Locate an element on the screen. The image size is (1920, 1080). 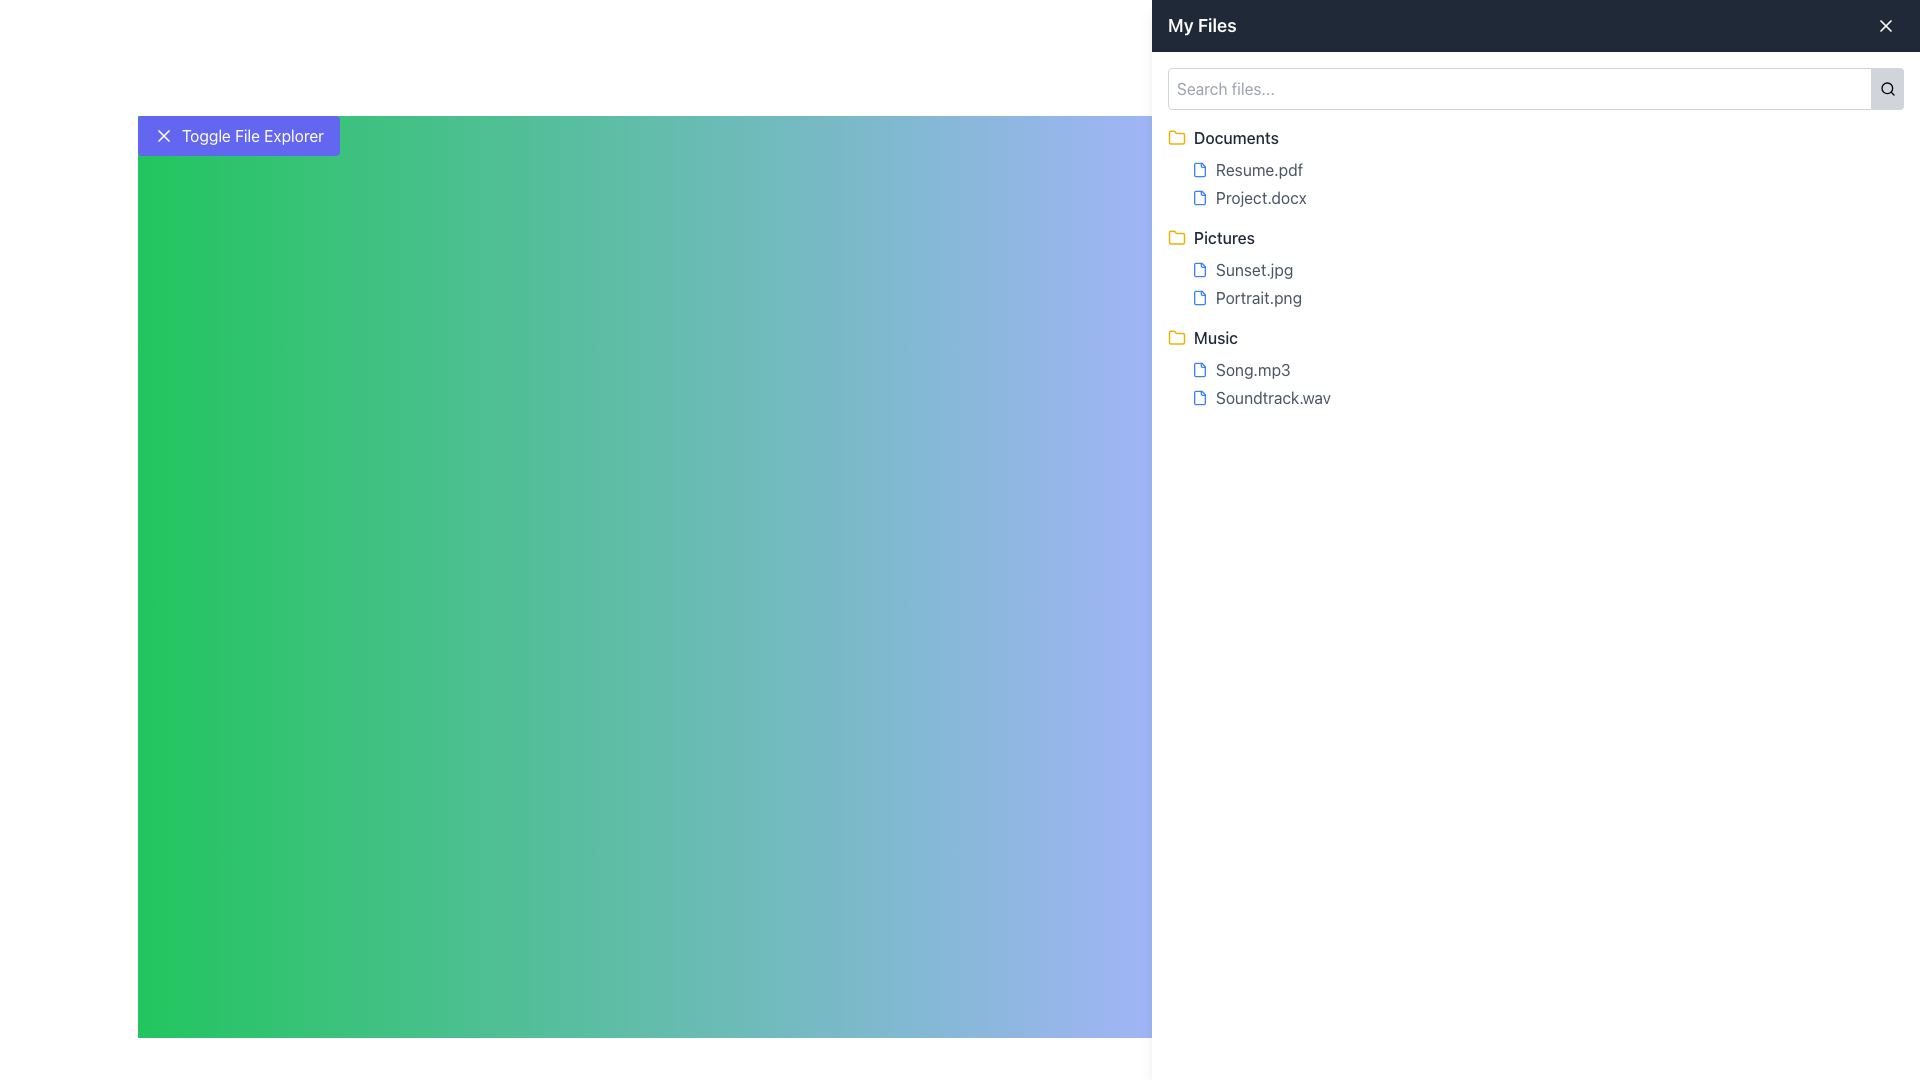
to select the file list item labeled 'Soundtrack.wav' in the Music folder is located at coordinates (1547, 397).